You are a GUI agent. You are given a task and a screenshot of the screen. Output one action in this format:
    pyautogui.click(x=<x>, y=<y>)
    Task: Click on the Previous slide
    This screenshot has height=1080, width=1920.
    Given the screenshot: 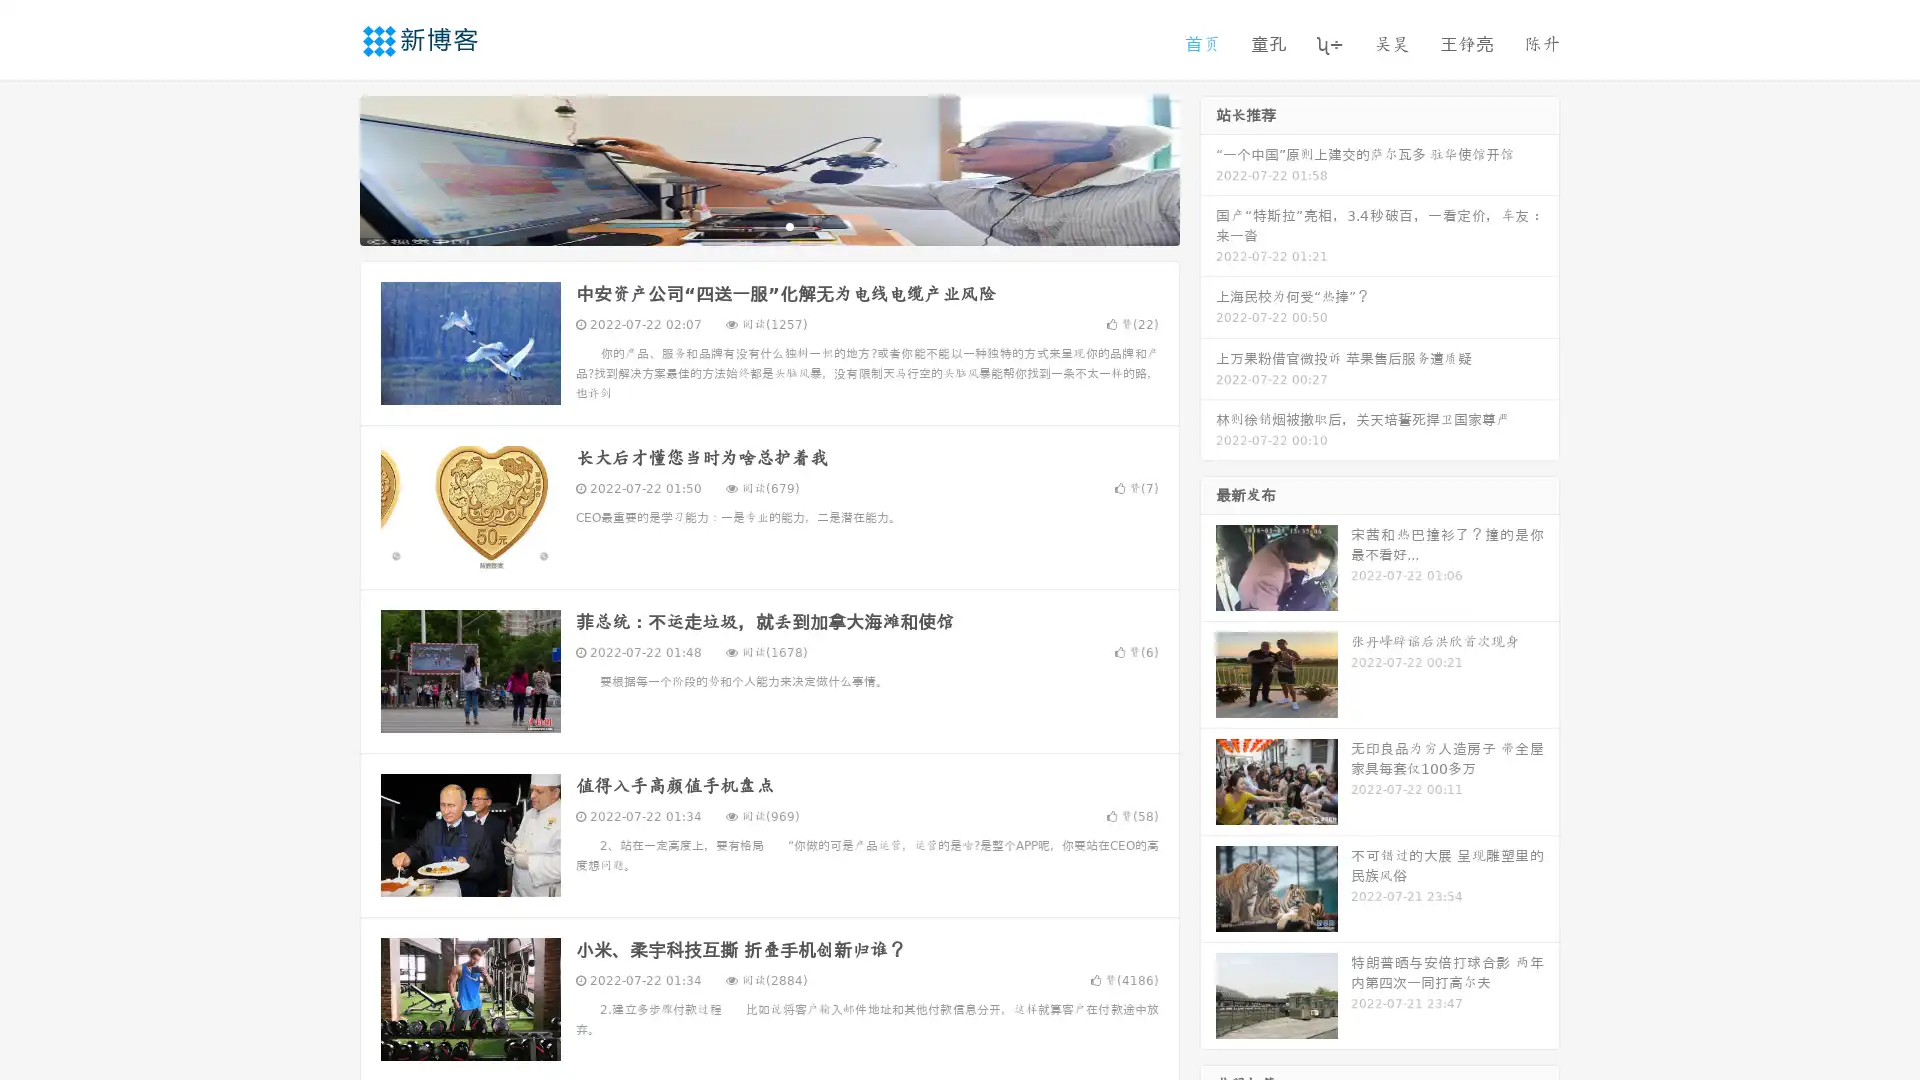 What is the action you would take?
    pyautogui.click(x=330, y=168)
    